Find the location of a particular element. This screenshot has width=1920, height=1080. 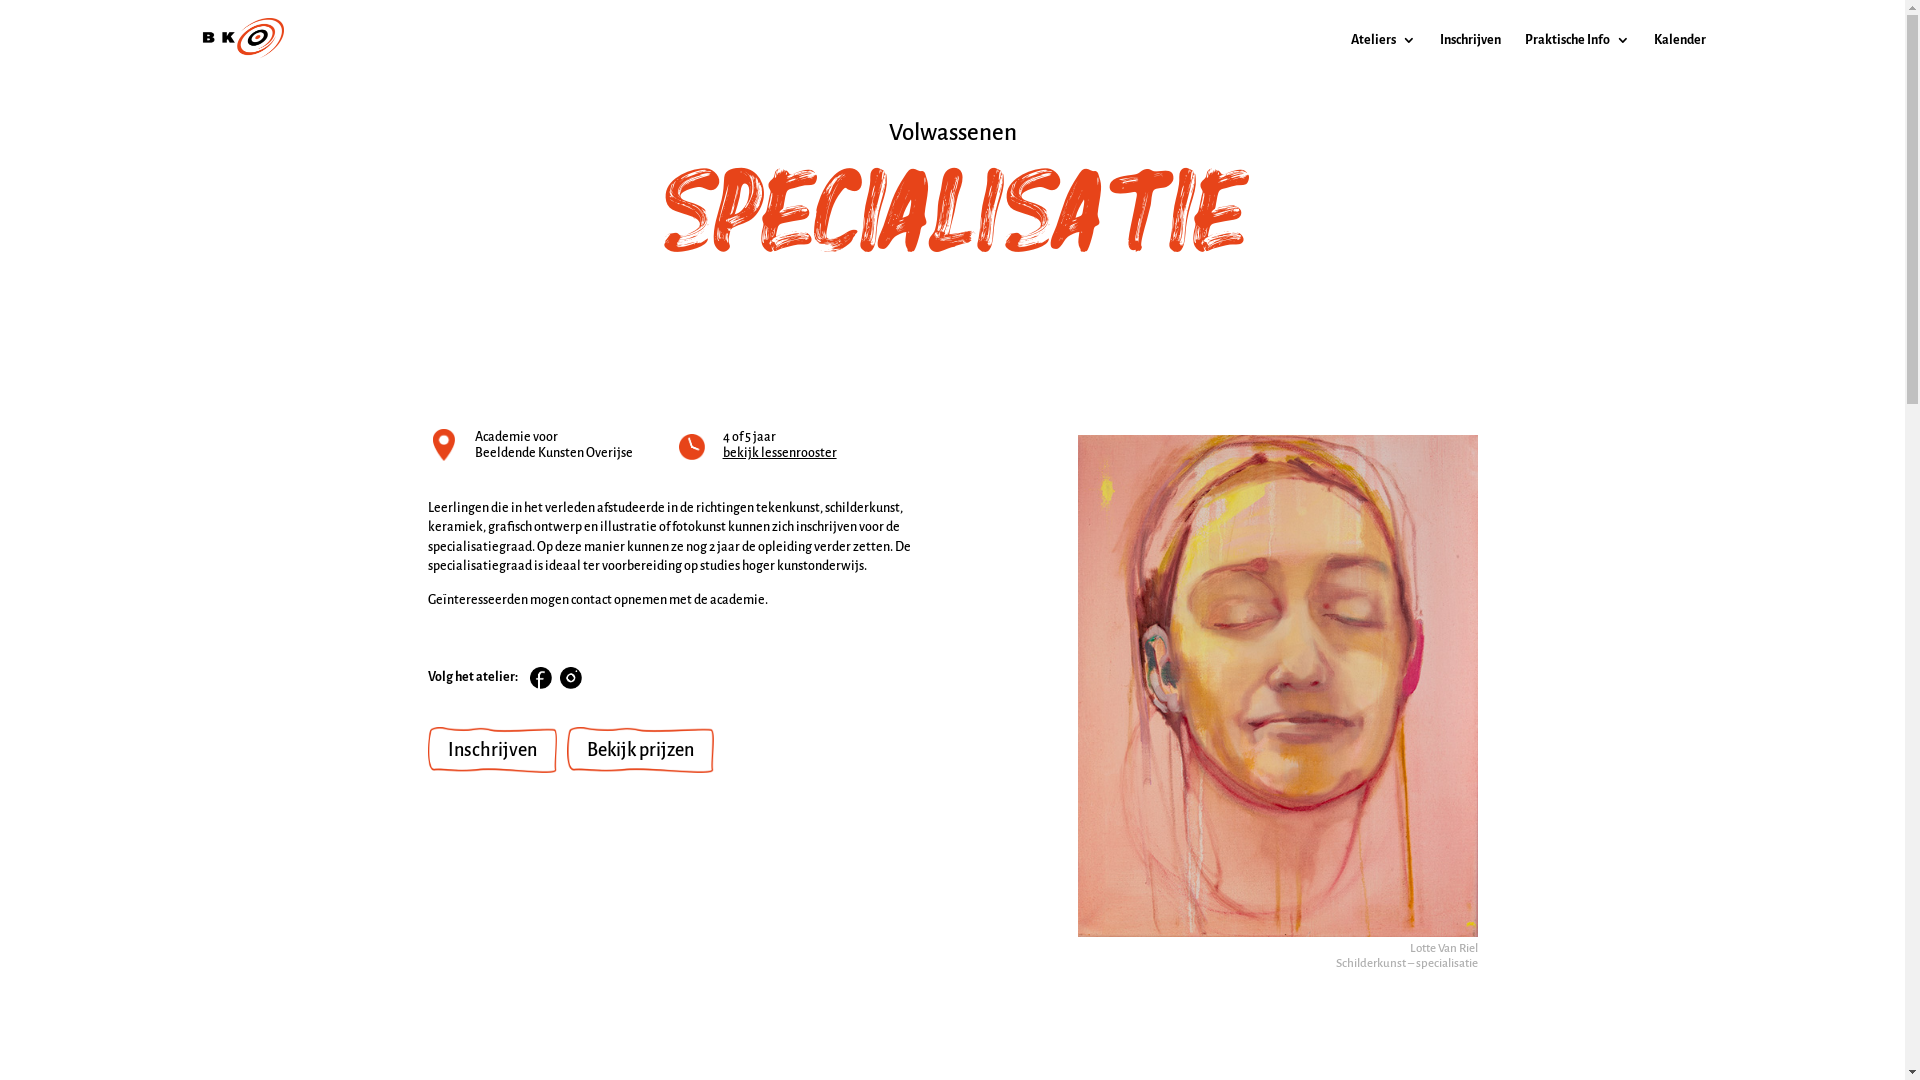

'Follow on Facebook' is located at coordinates (529, 677).